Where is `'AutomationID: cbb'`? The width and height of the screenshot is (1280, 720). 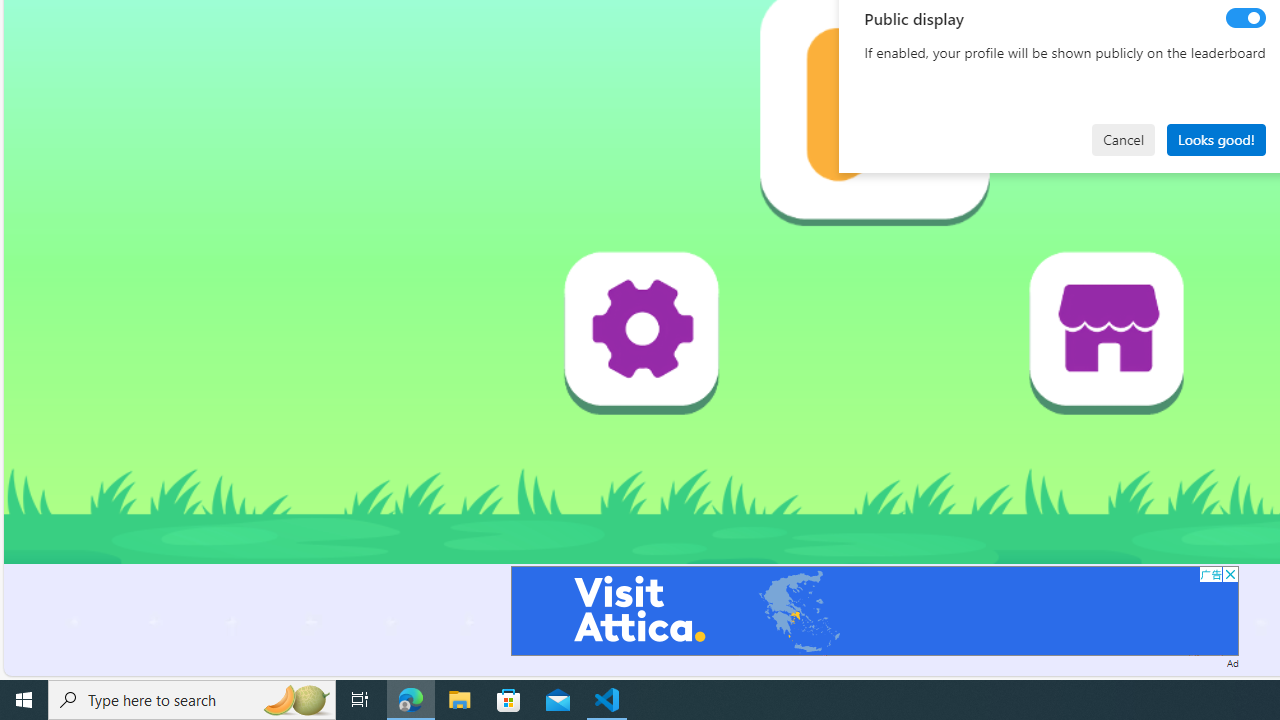 'AutomationID: cbb' is located at coordinates (1229, 574).